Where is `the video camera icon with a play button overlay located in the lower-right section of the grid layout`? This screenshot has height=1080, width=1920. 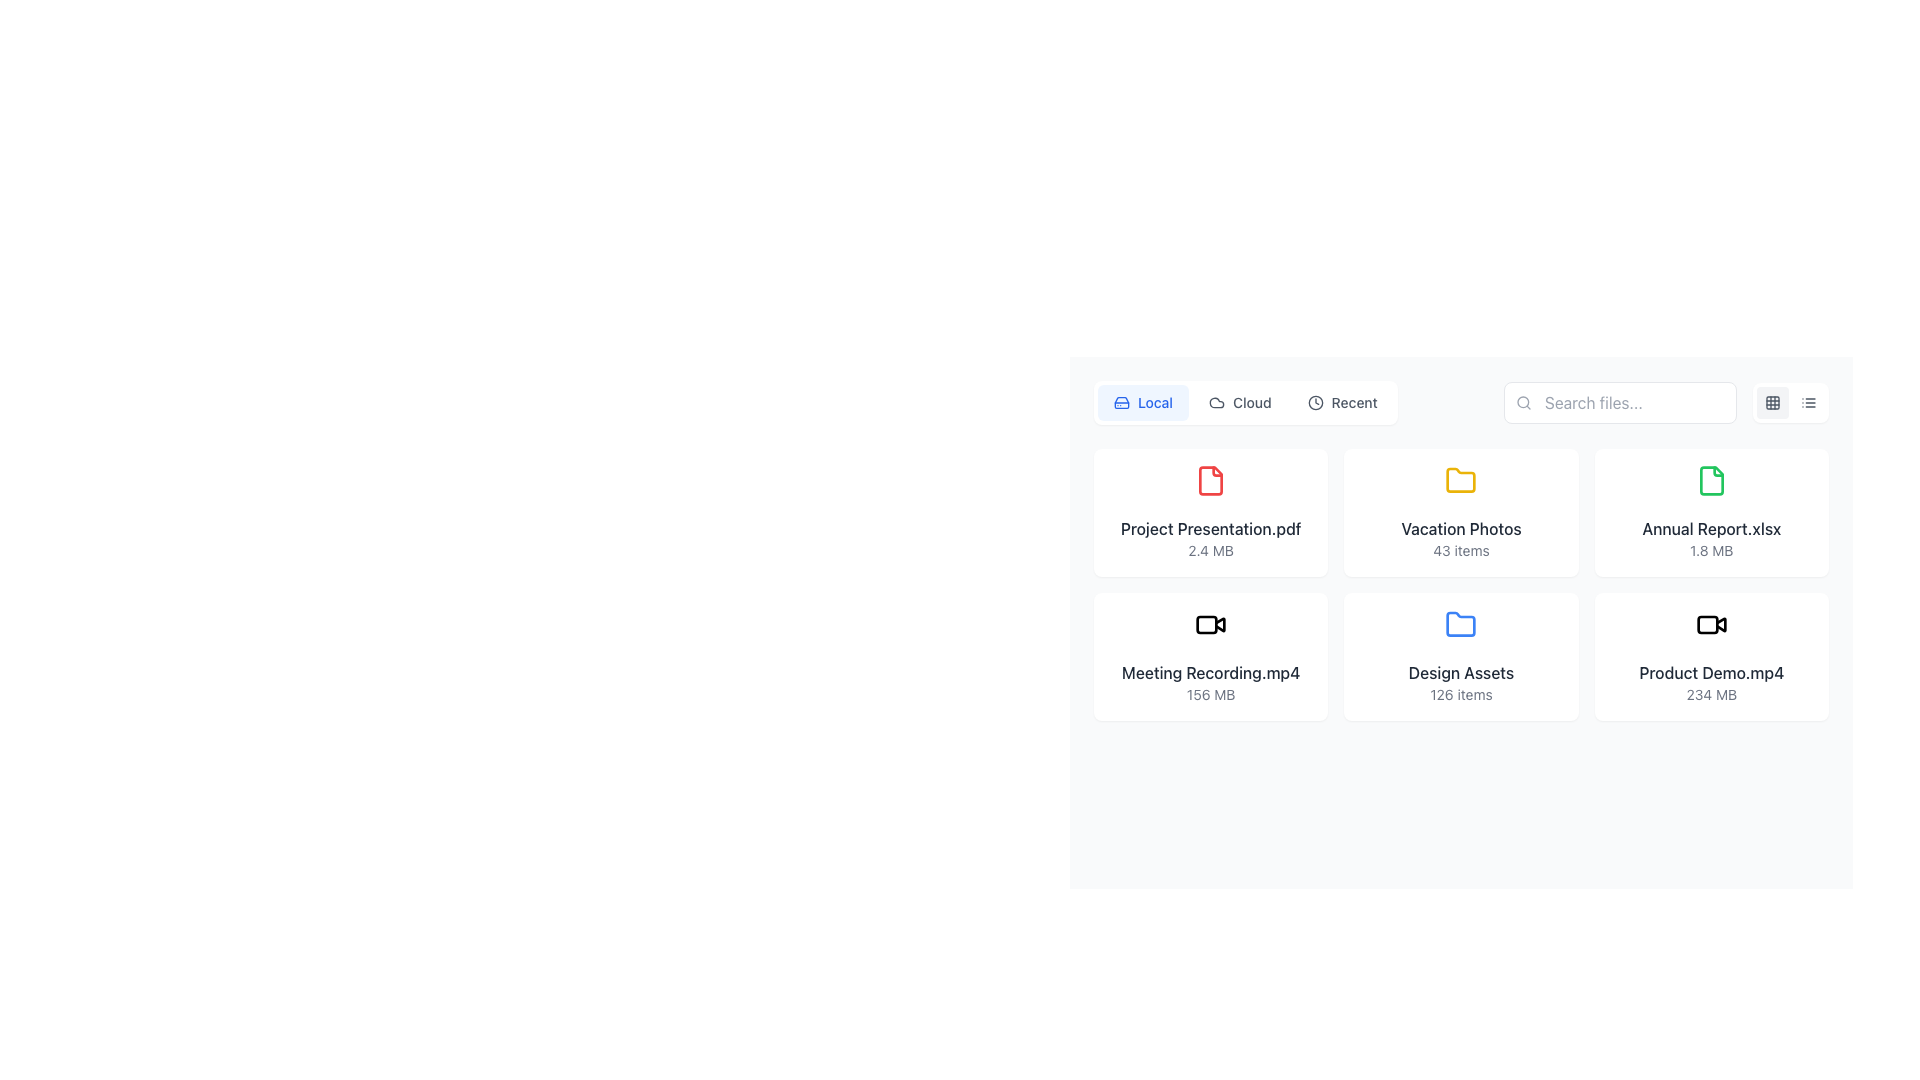
the video camera icon with a play button overlay located in the lower-right section of the grid layout is located at coordinates (1720, 623).